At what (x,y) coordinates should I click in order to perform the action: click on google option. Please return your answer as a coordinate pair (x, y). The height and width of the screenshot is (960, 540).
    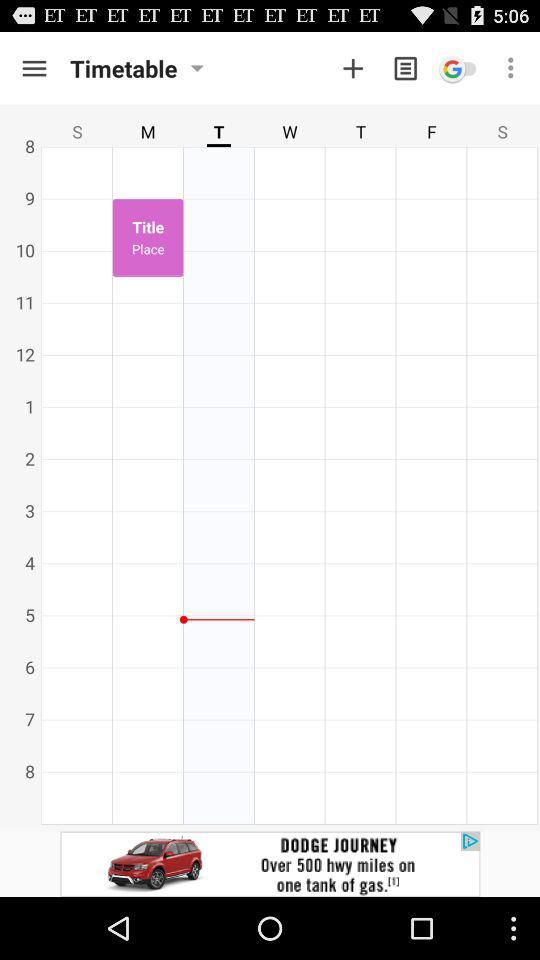
    Looking at the image, I should click on (458, 68).